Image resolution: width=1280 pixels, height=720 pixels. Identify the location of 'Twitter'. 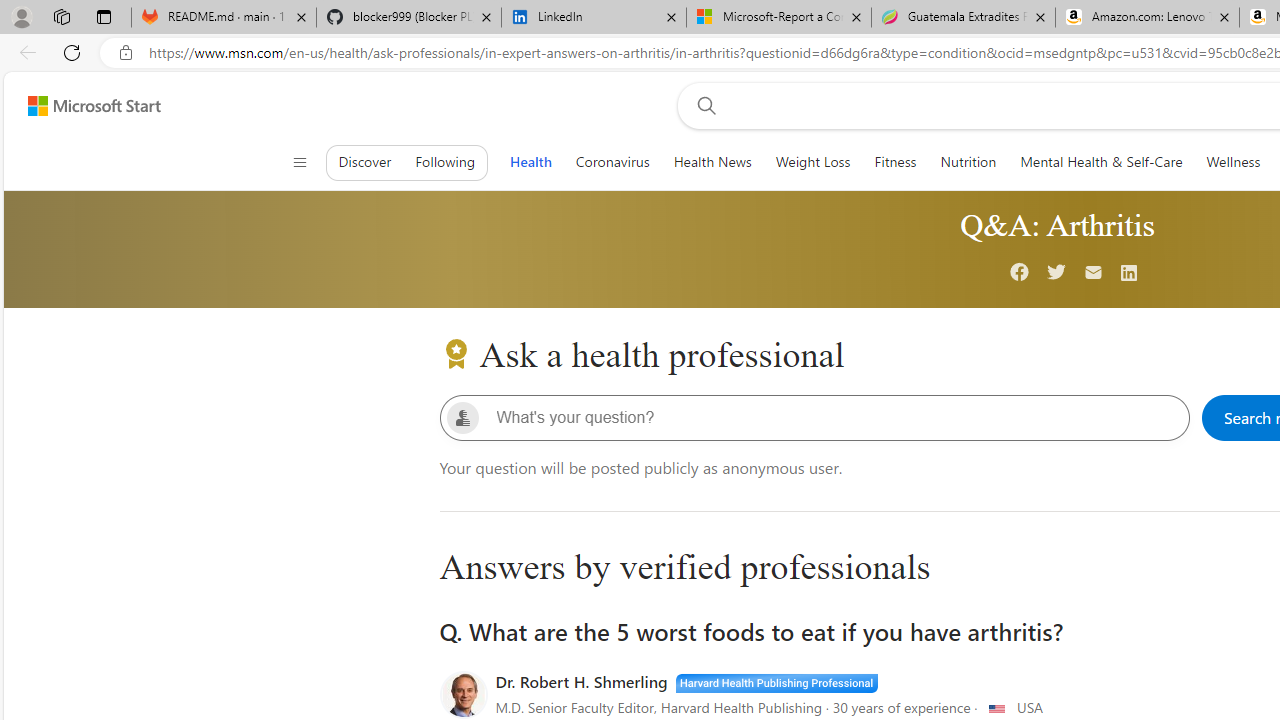
(1056, 273).